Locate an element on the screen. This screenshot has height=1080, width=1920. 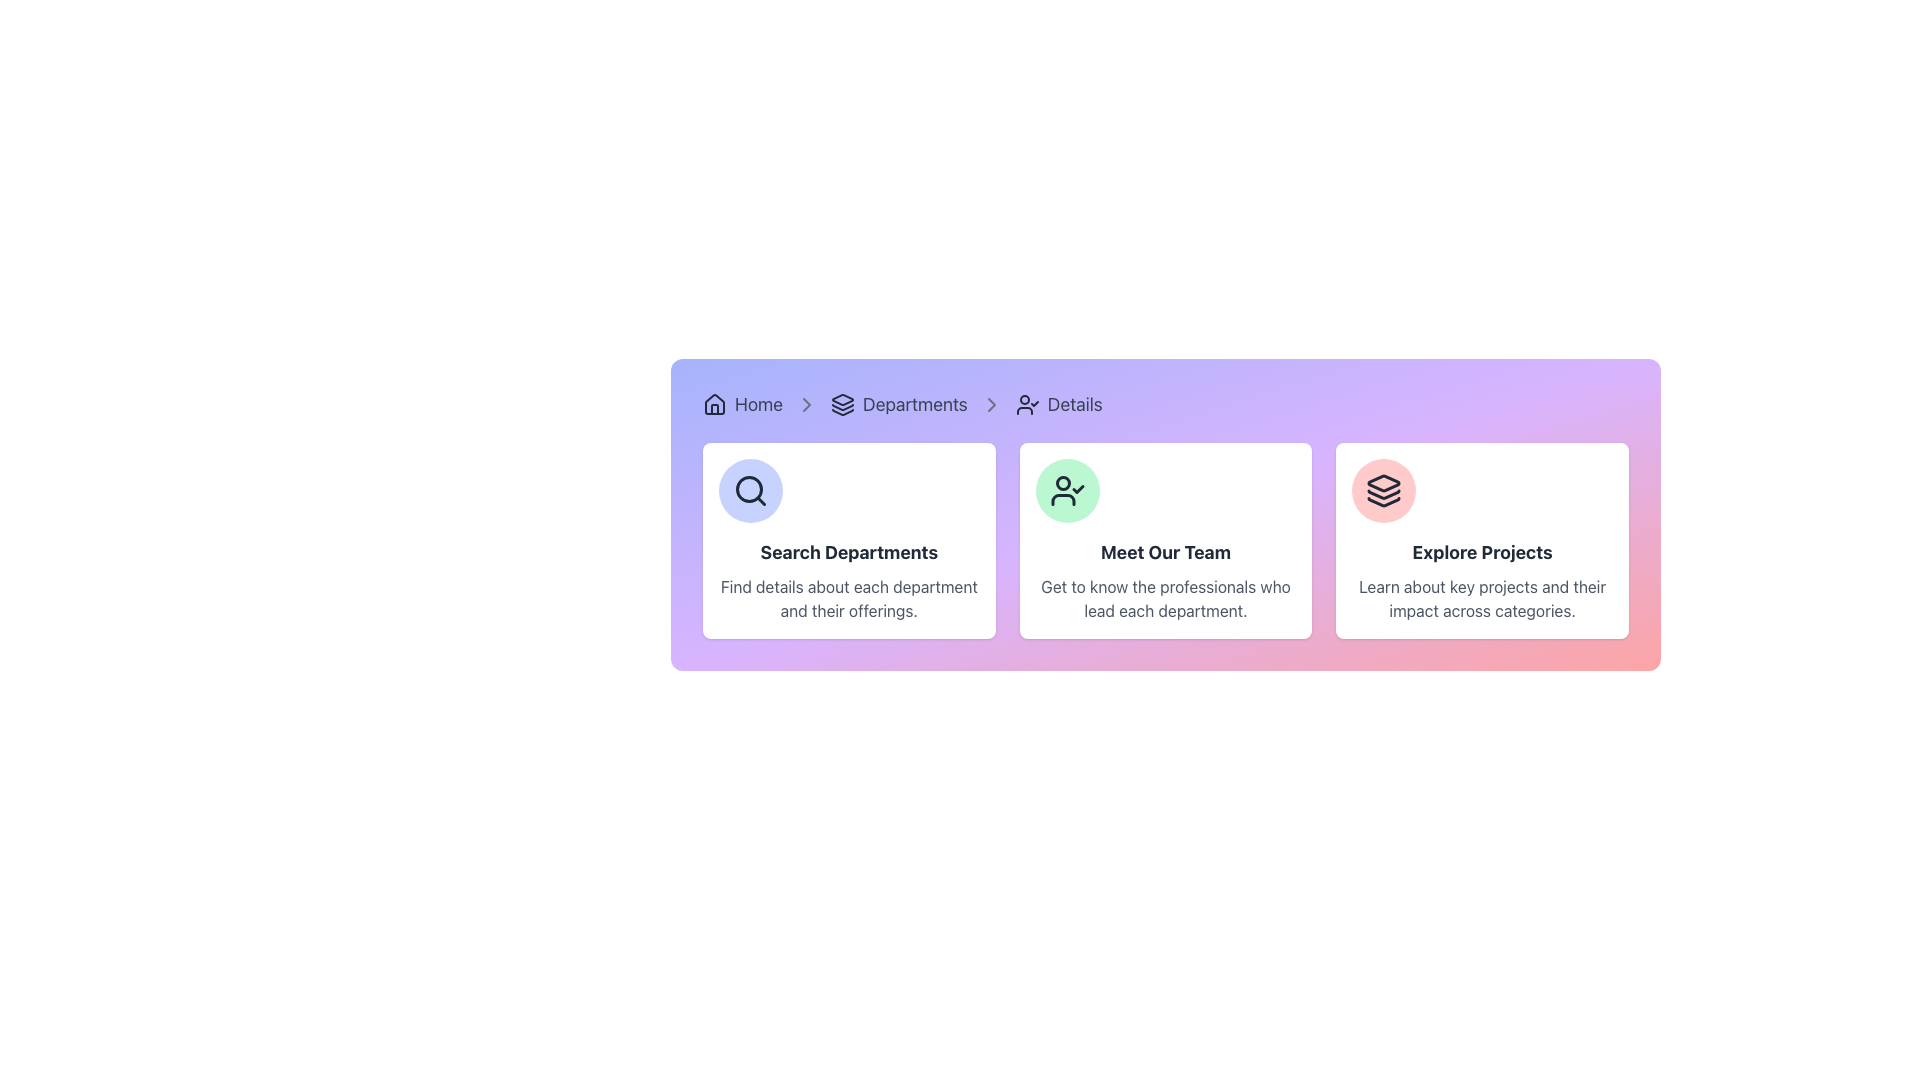
the stacked layers icon within the 'Explore Projects' card located at the bottom right corner of the interface is located at coordinates (1383, 490).